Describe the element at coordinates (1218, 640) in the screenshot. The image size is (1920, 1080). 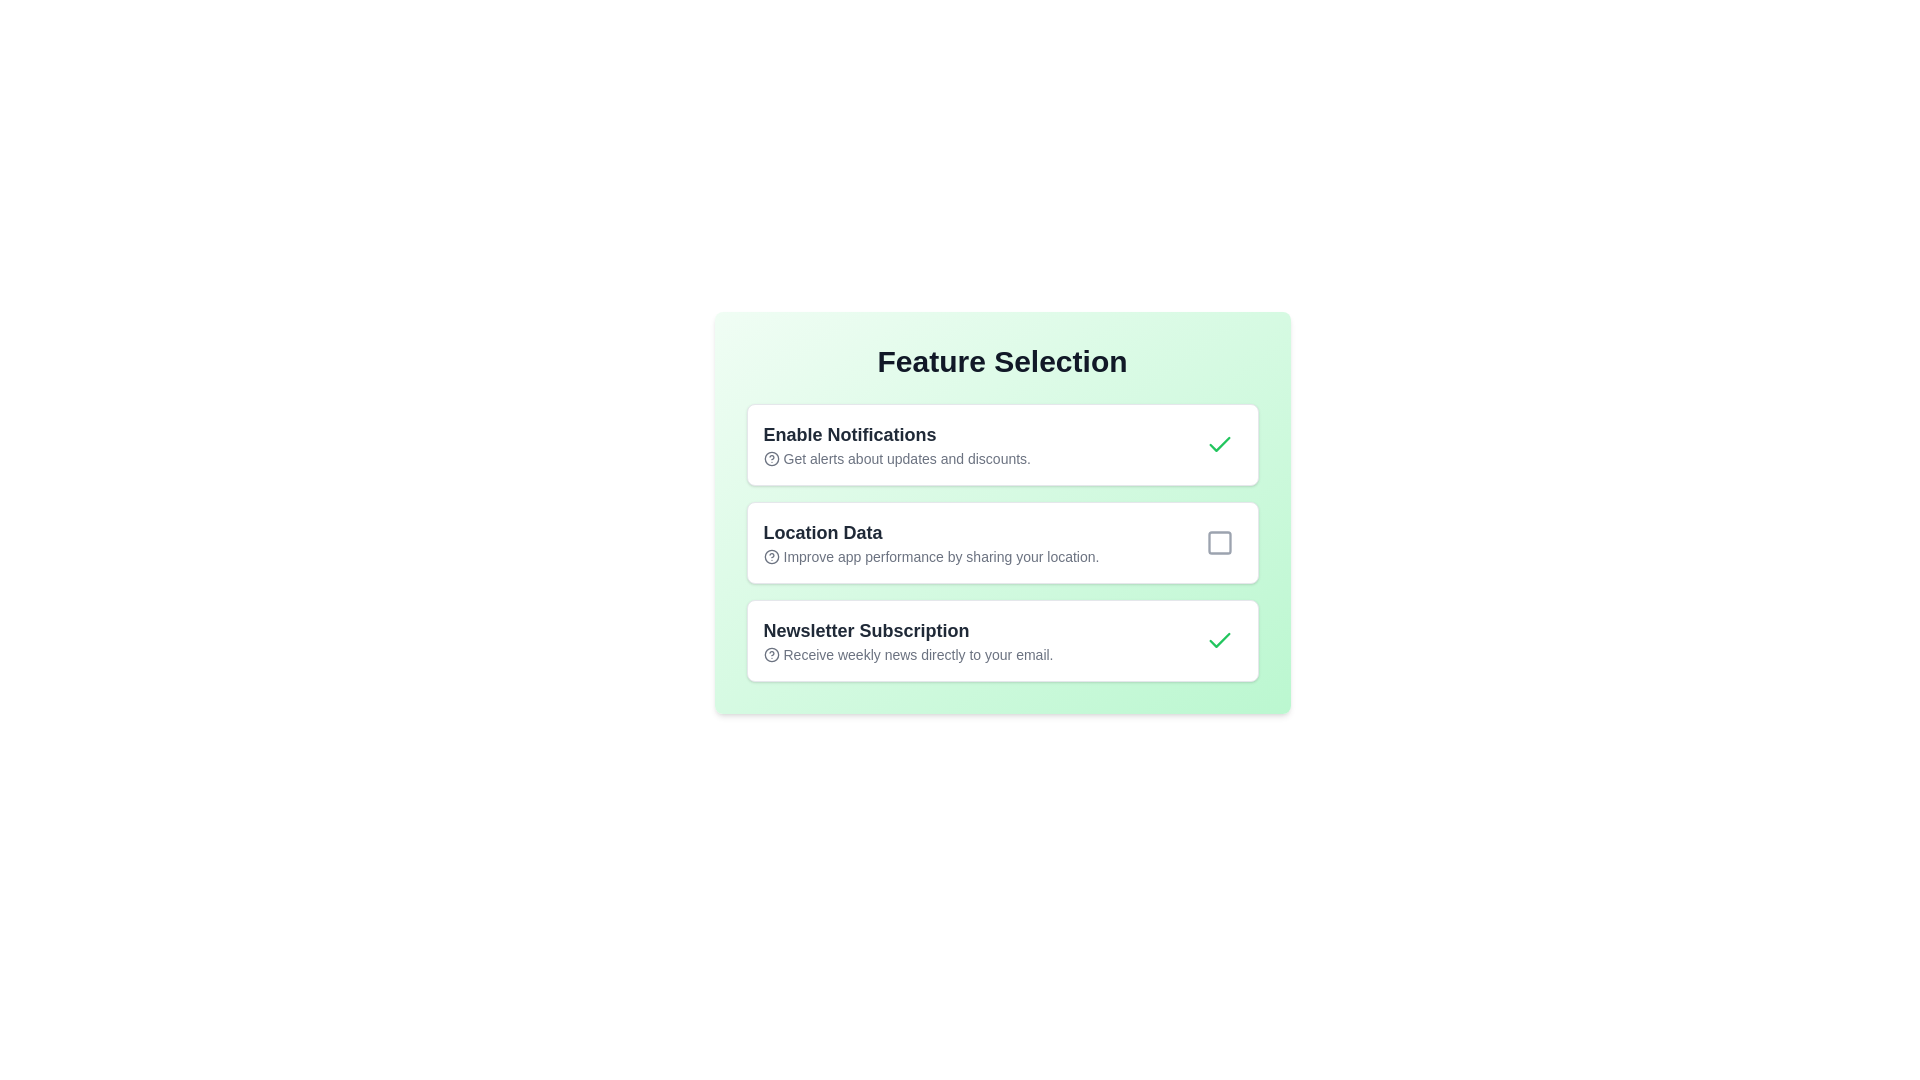
I see `the green checkmark icon inside the checkbox` at that location.